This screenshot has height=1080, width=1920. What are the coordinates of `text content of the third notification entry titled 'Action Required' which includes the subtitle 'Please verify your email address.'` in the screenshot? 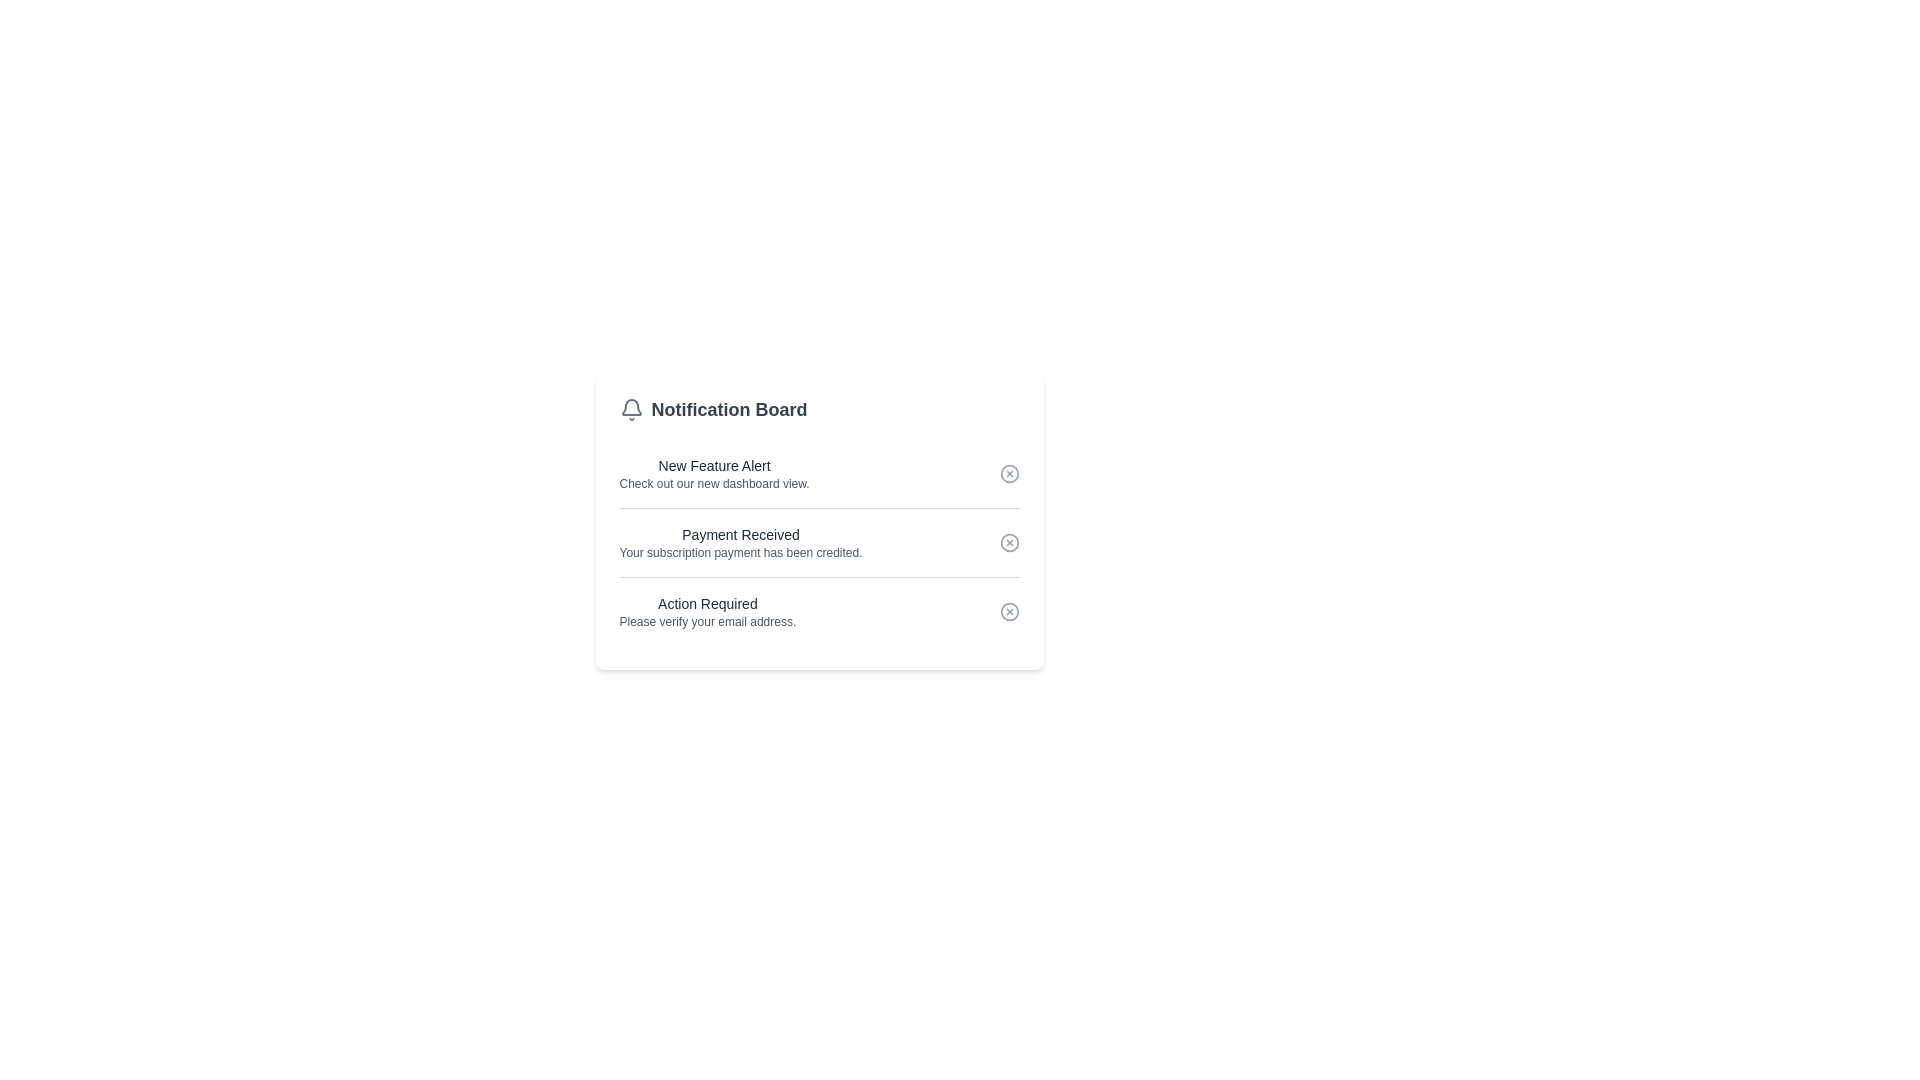 It's located at (707, 611).